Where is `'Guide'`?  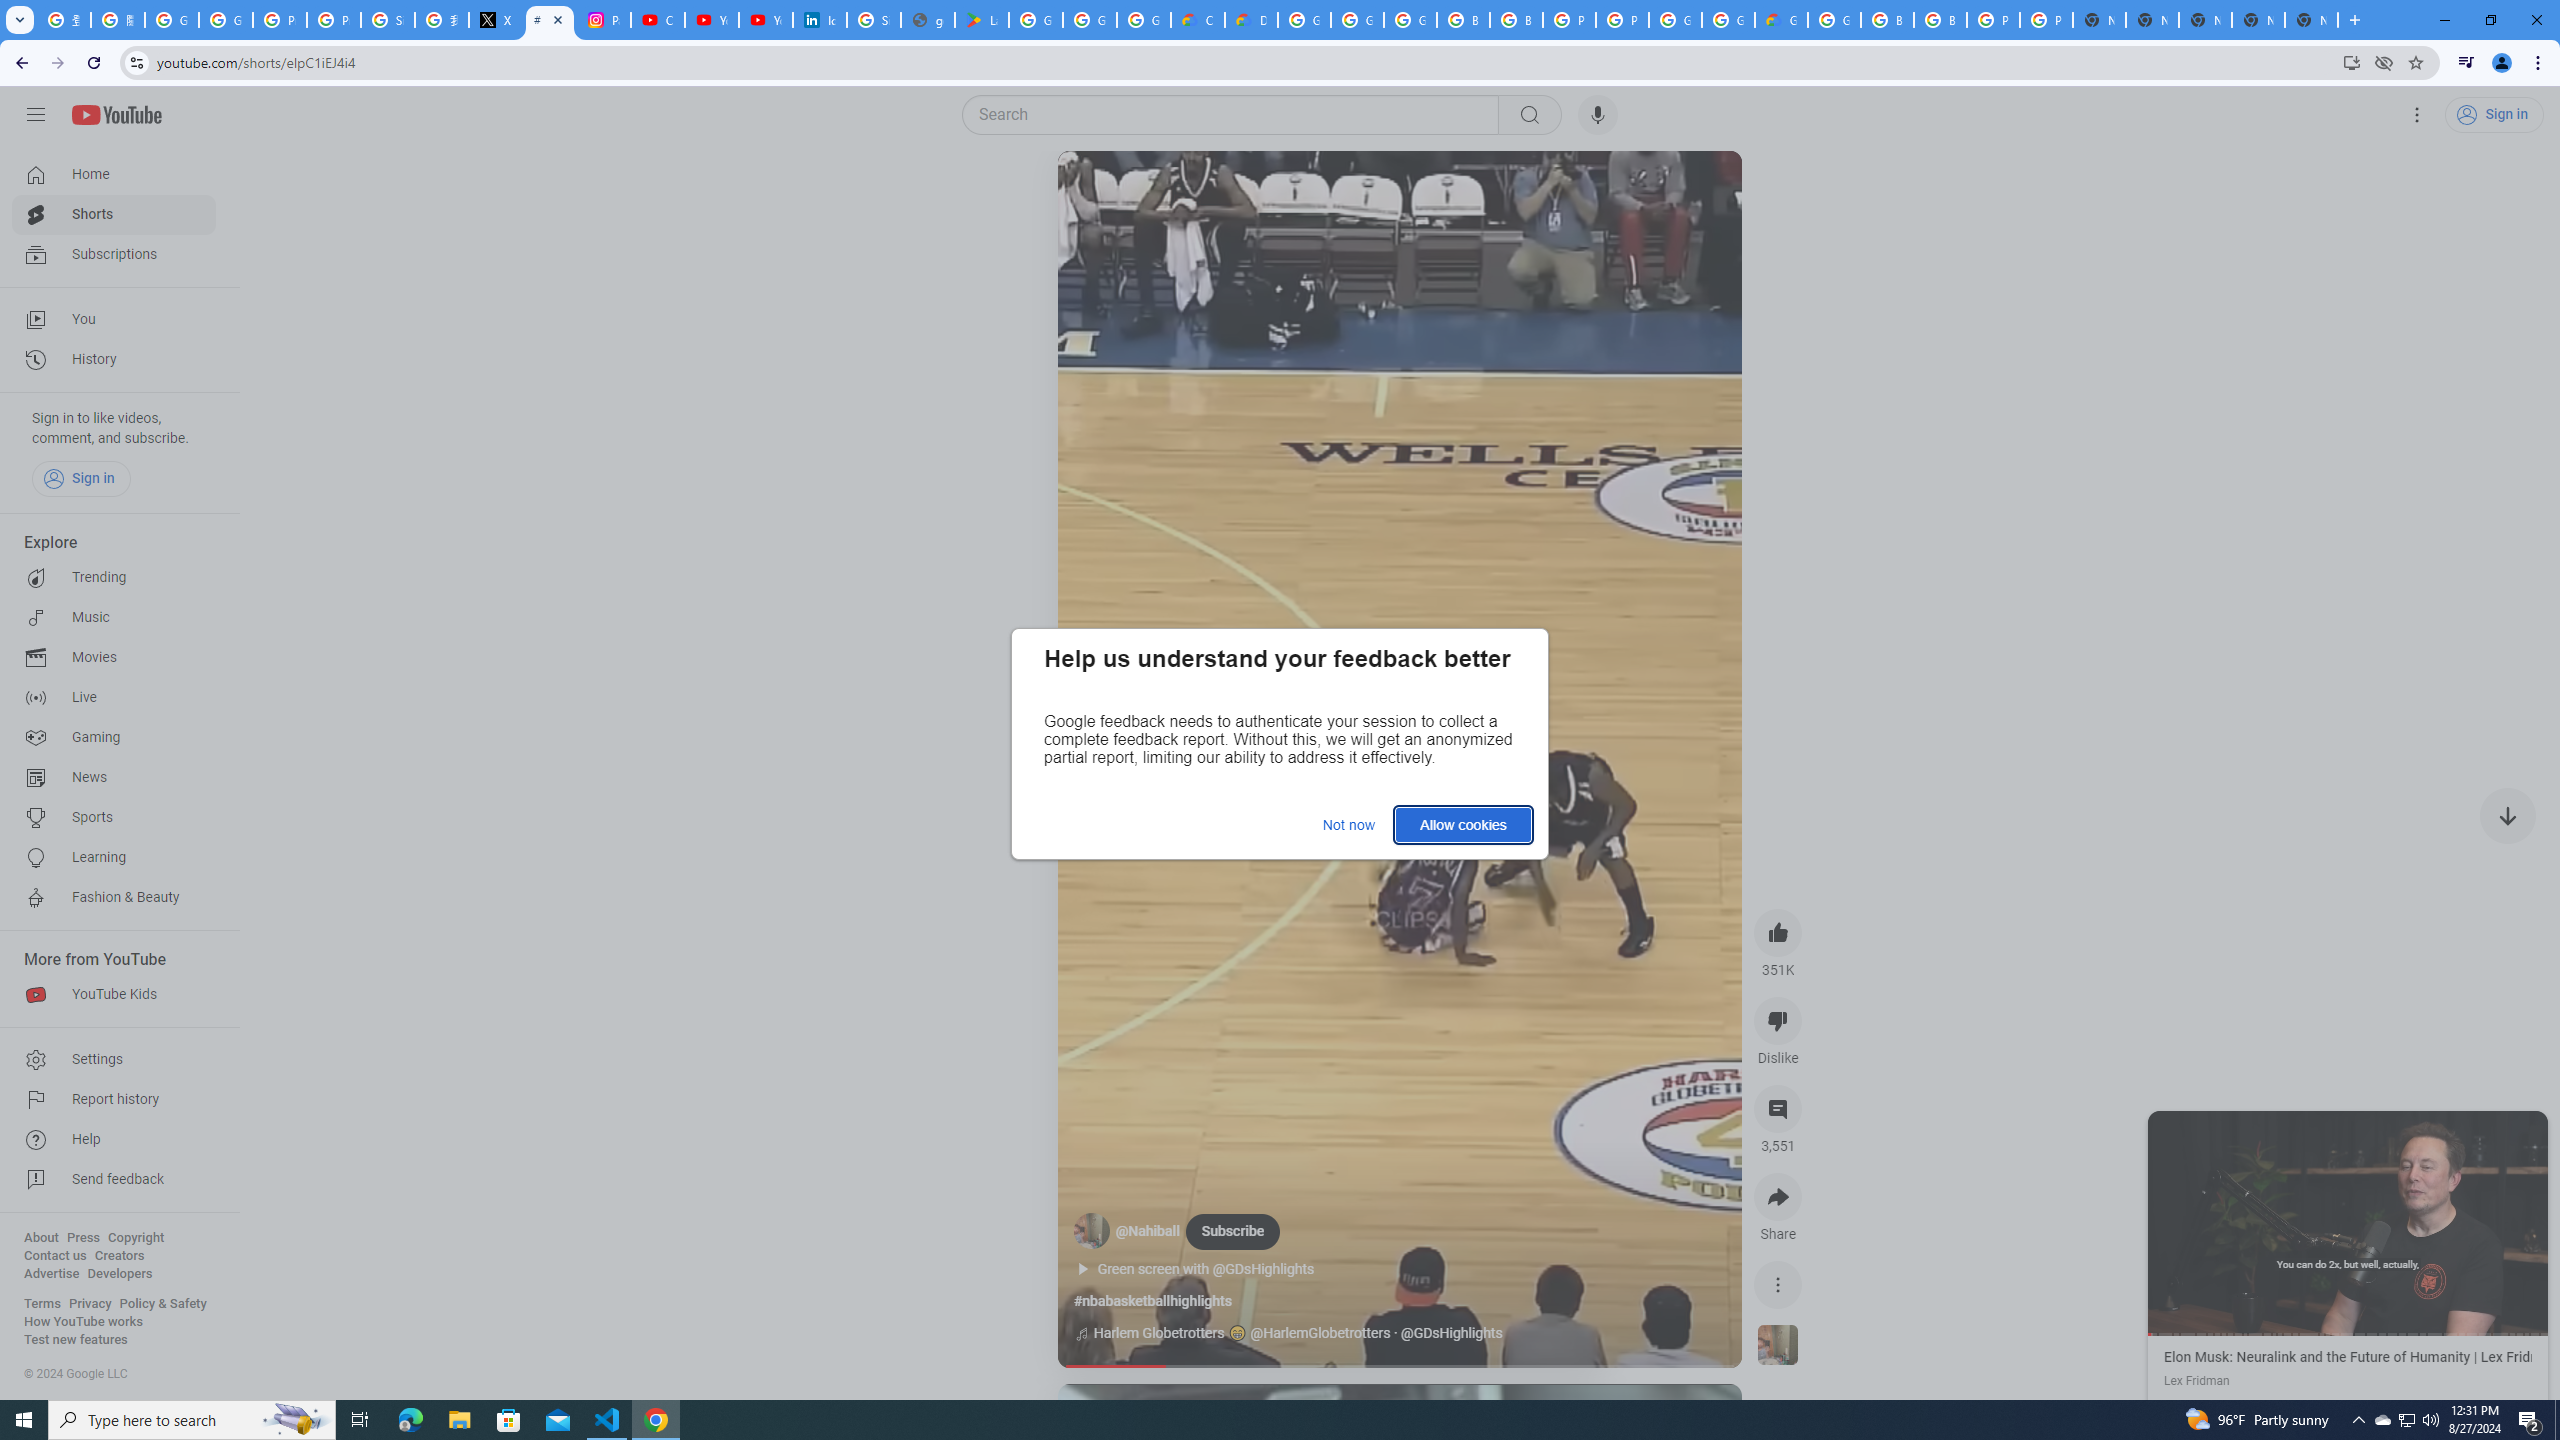 'Guide' is located at coordinates (34, 114).